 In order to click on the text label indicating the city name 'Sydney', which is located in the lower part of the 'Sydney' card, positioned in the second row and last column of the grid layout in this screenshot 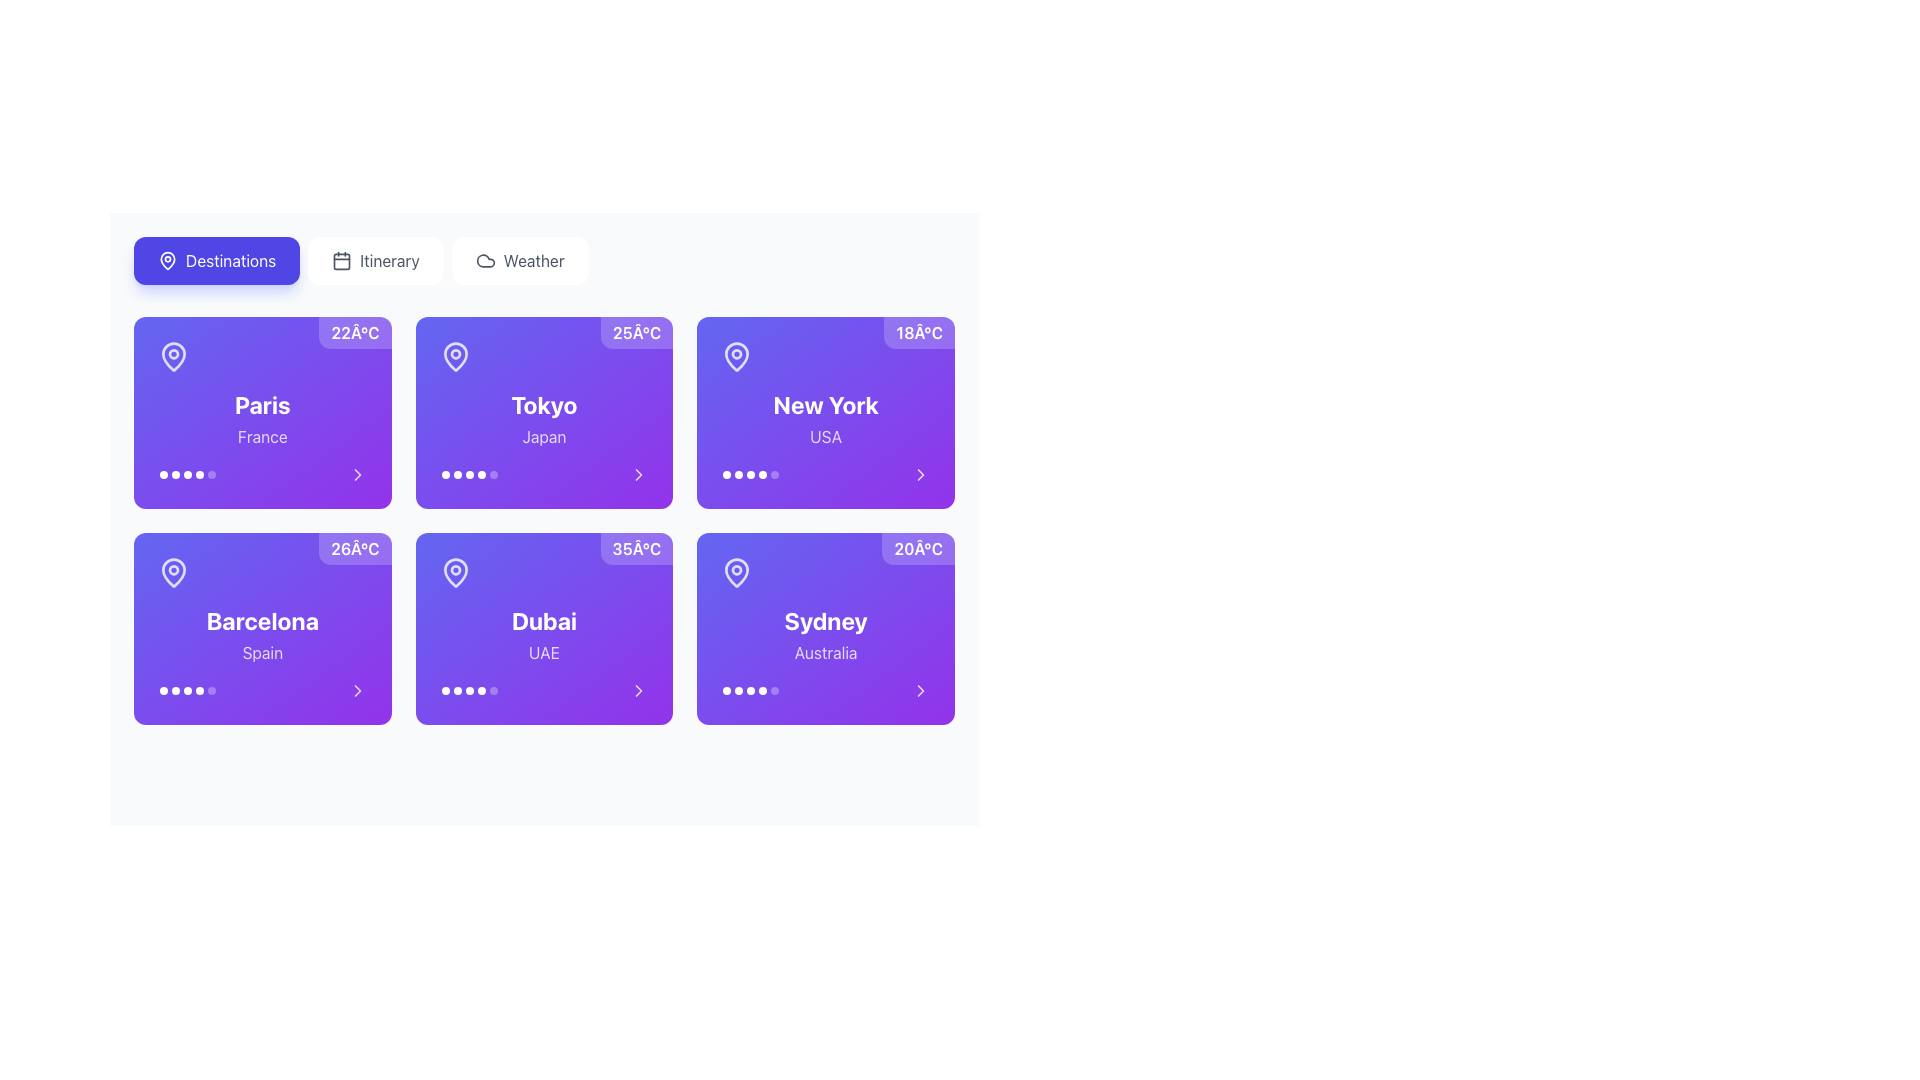, I will do `click(826, 620)`.